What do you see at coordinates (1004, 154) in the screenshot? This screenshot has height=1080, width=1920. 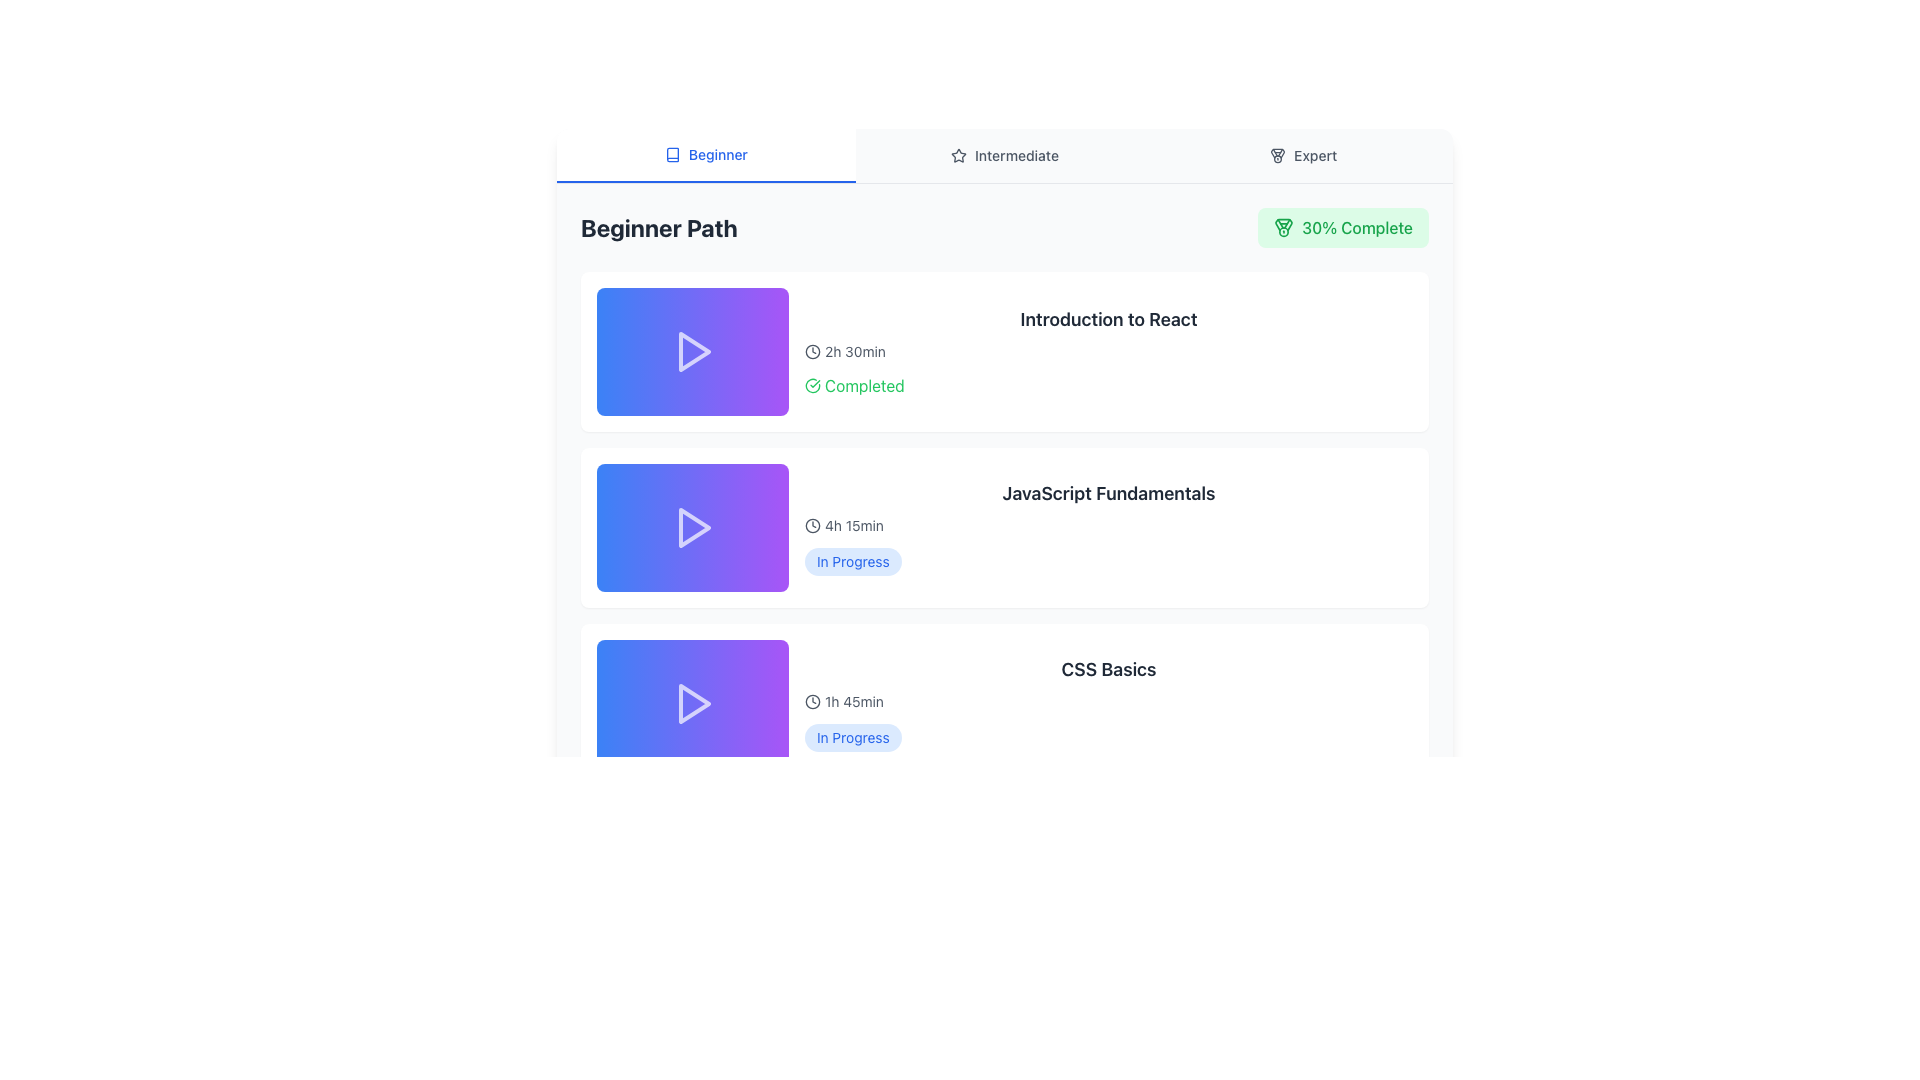 I see `the Text label with an accompanying icon located in the top-center of the navigation bar, positioned between 'Beginner' and 'Expert'` at bounding box center [1004, 154].